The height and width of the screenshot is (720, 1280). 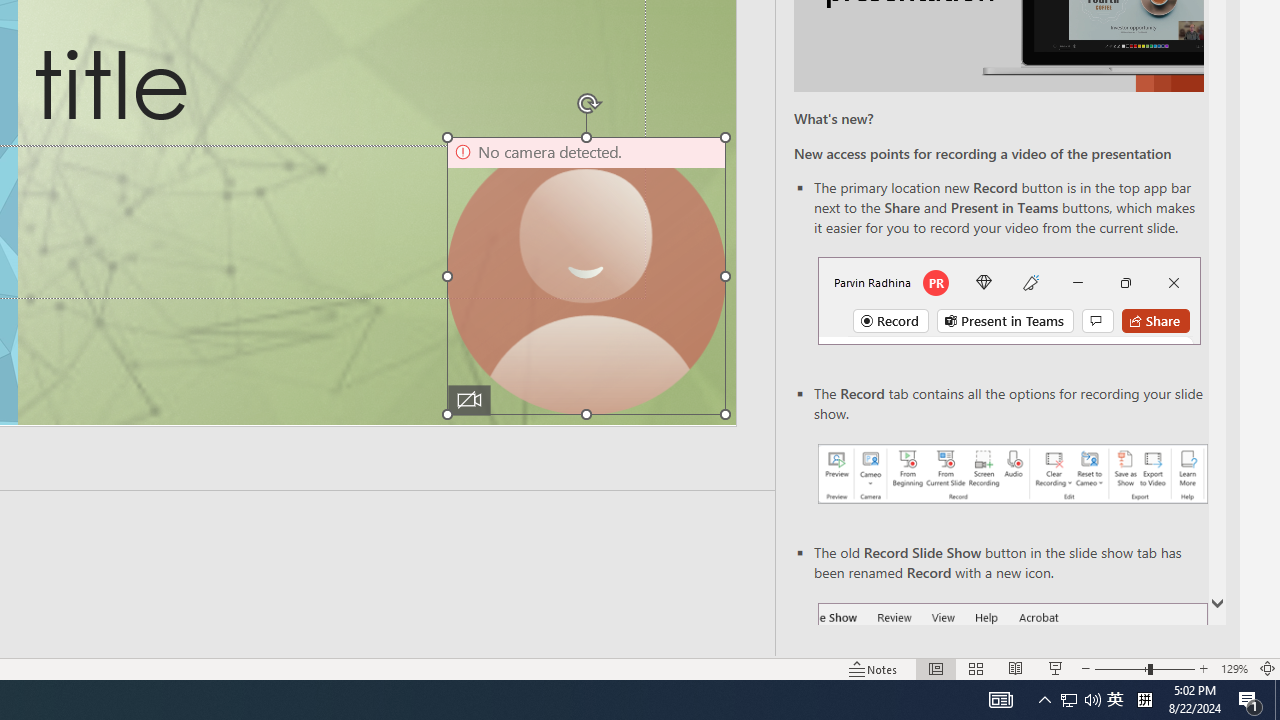 I want to click on 'Record your presentations screenshot one', so click(x=1013, y=474).